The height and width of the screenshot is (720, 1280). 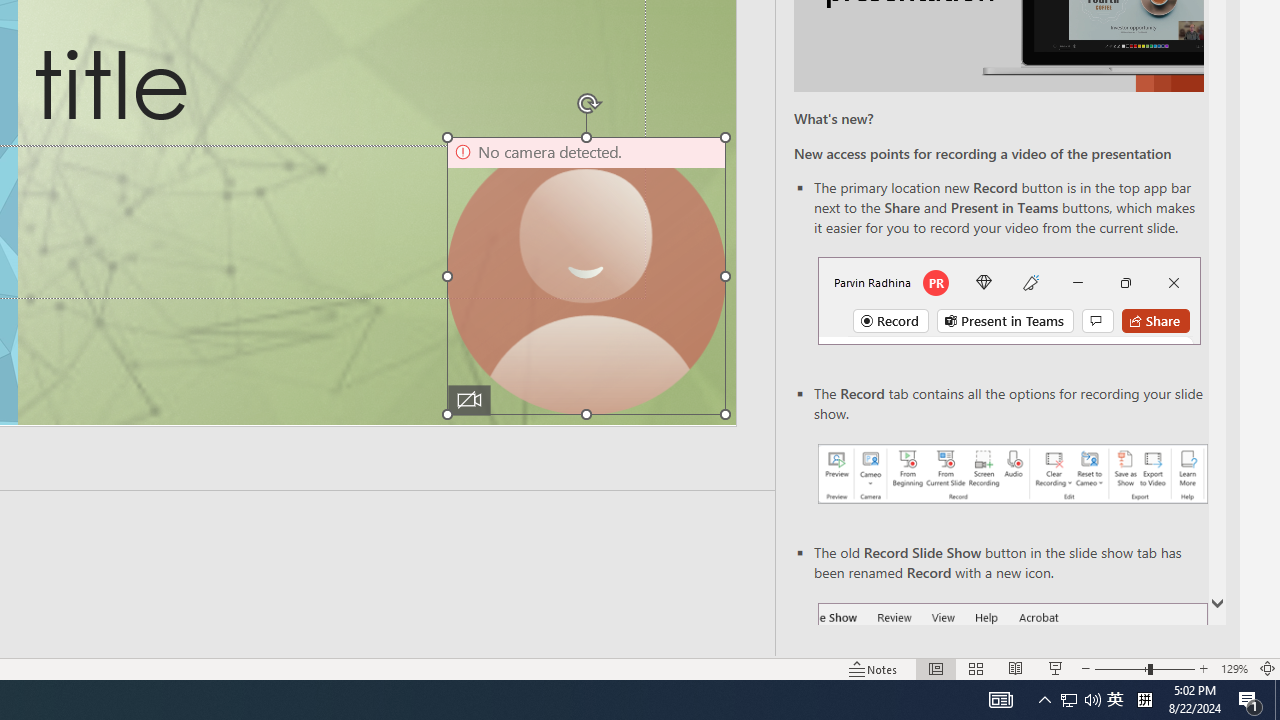 I want to click on 'Record your presentations screenshot one', so click(x=1013, y=474).